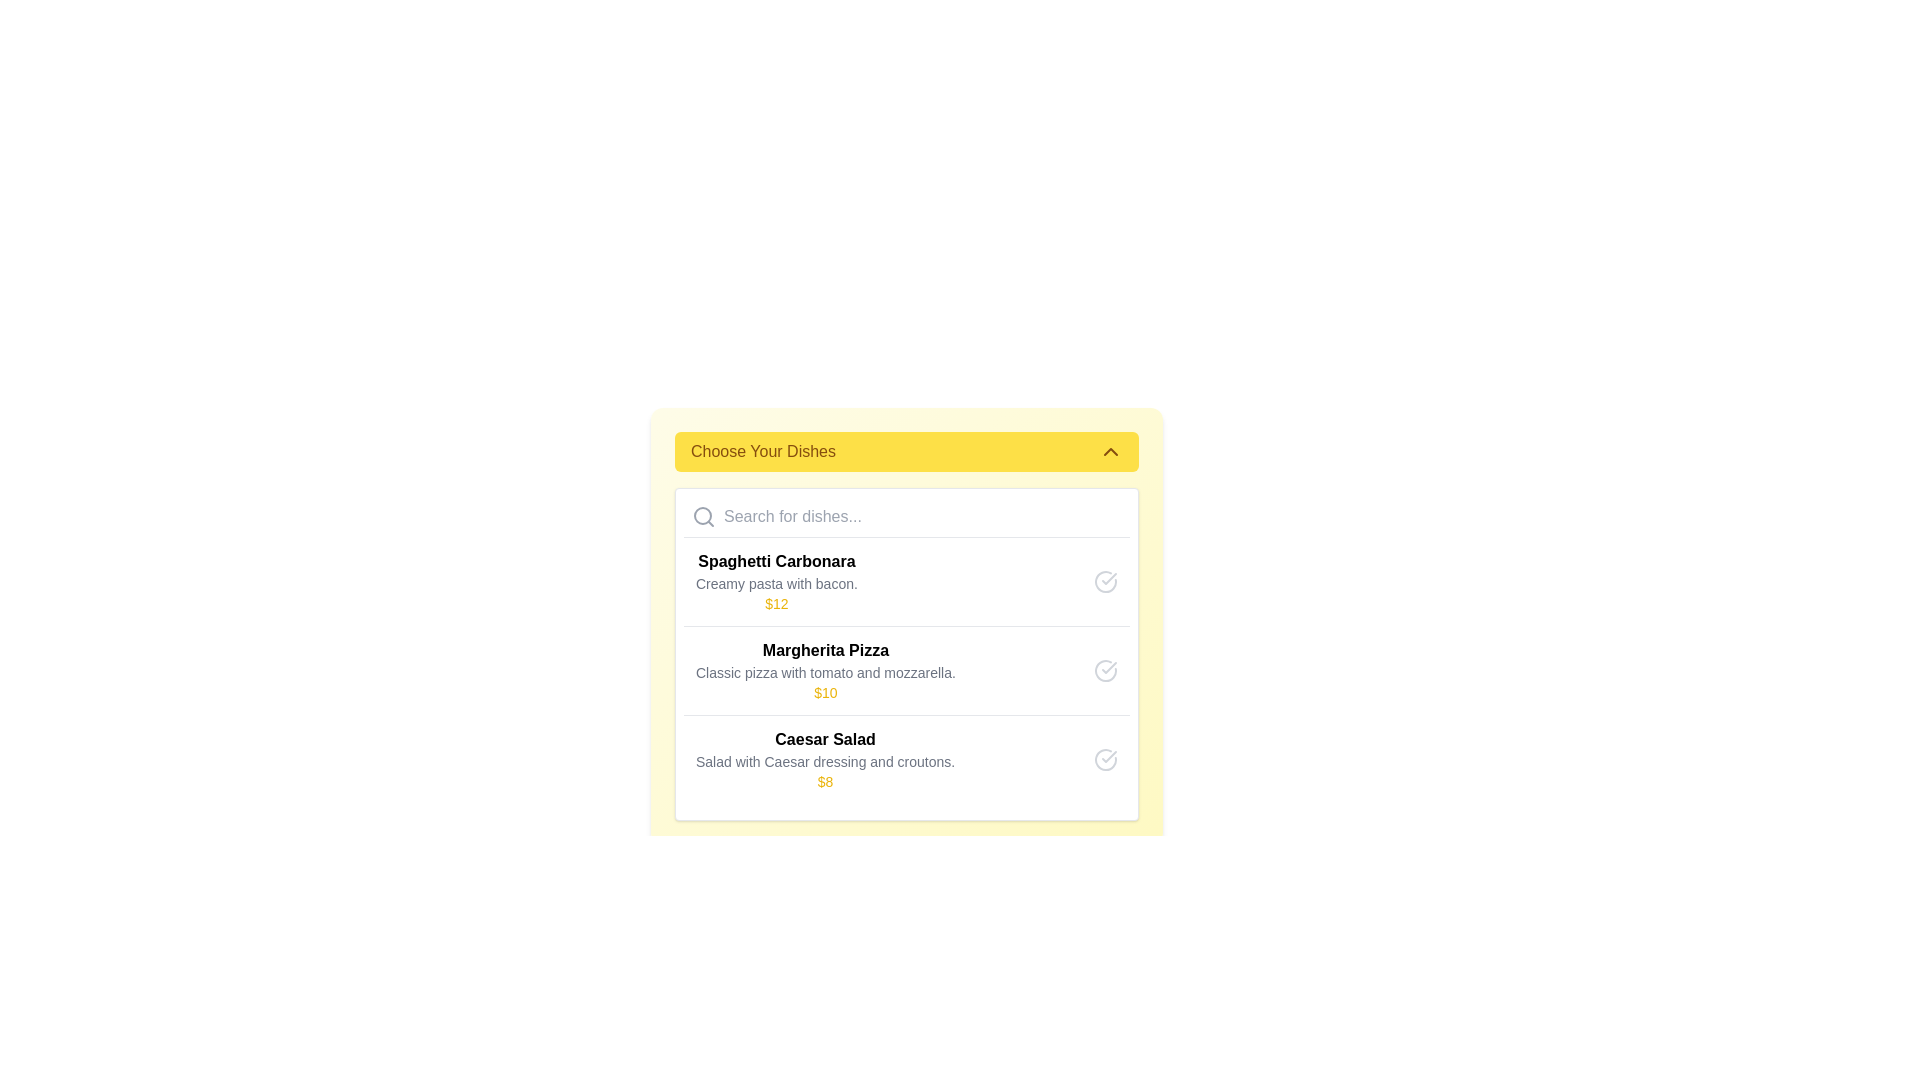 This screenshot has width=1920, height=1080. I want to click on Price indicator for 'Margherita Pizza' located at the bottom of its menu option group to view the price details, so click(825, 692).